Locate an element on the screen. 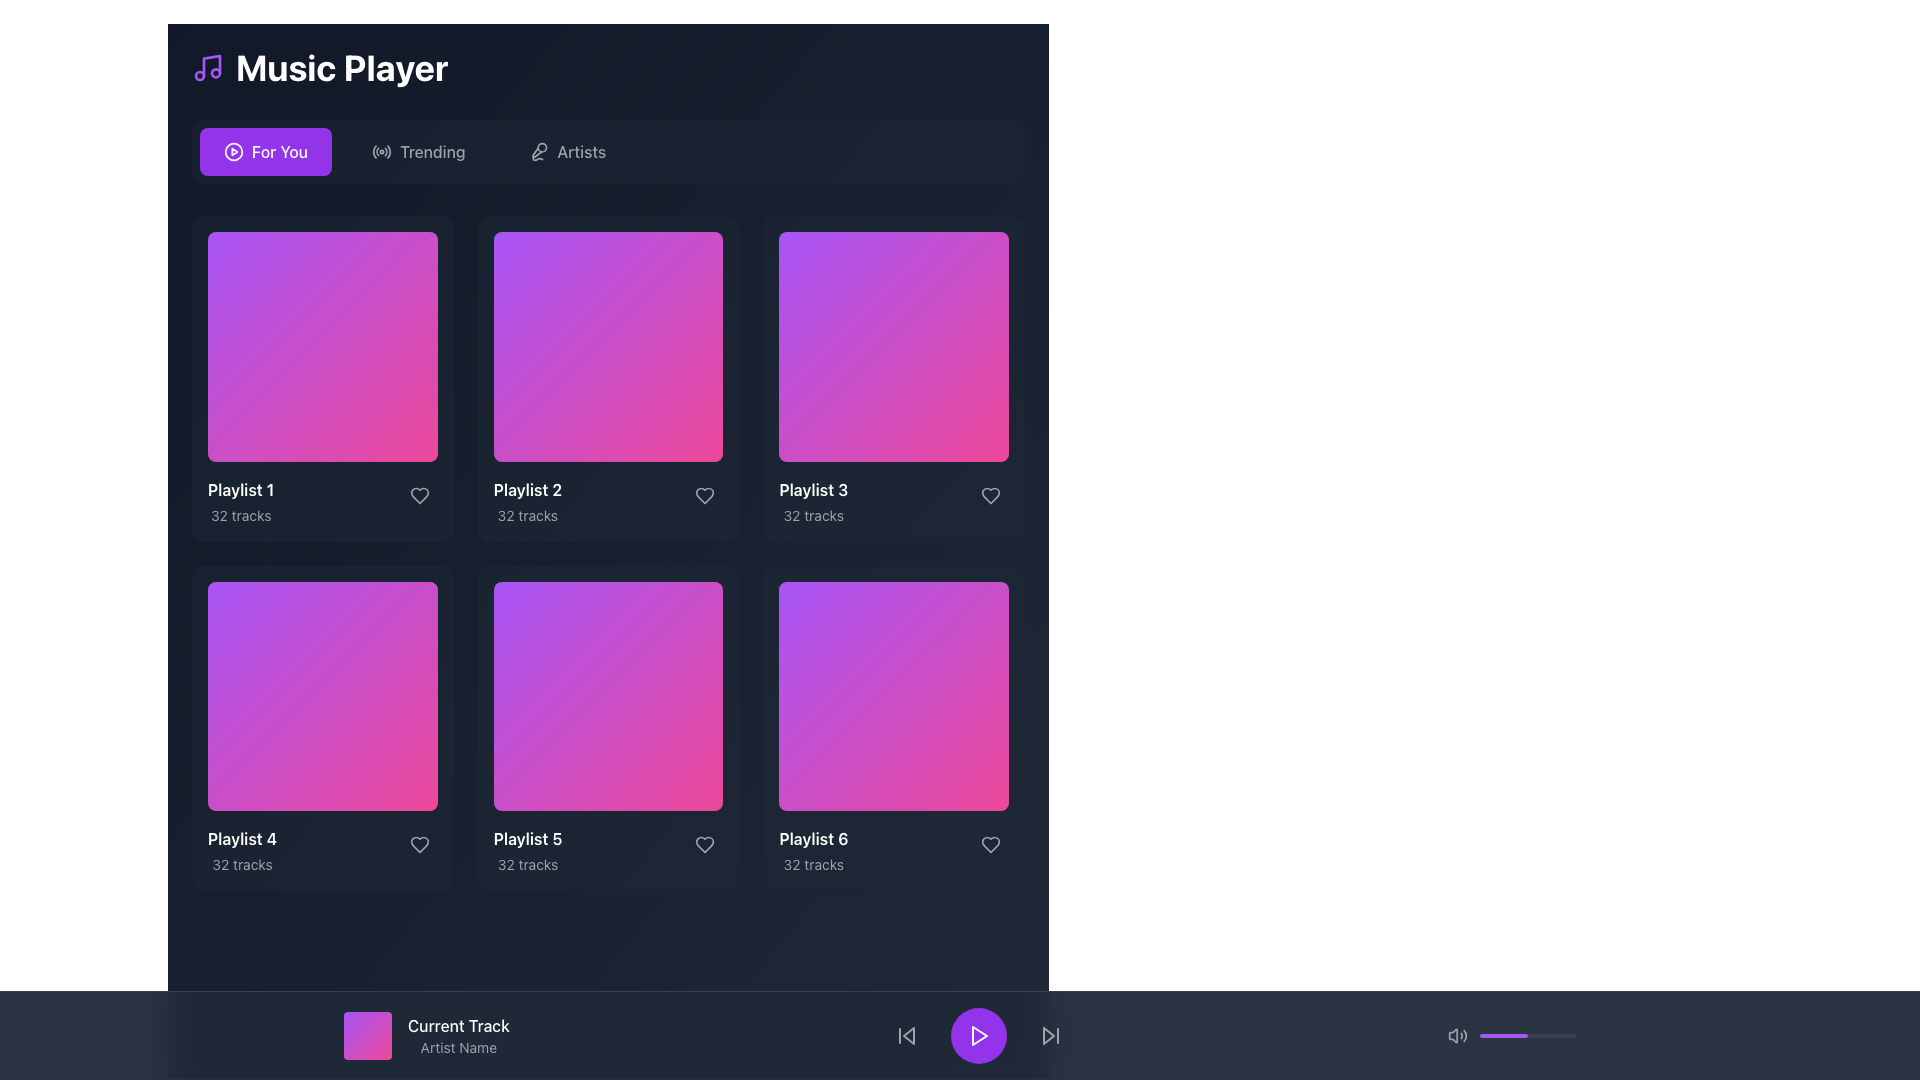  the heart icon located in the fourth playlist card in the second row of the grid layout is located at coordinates (418, 845).